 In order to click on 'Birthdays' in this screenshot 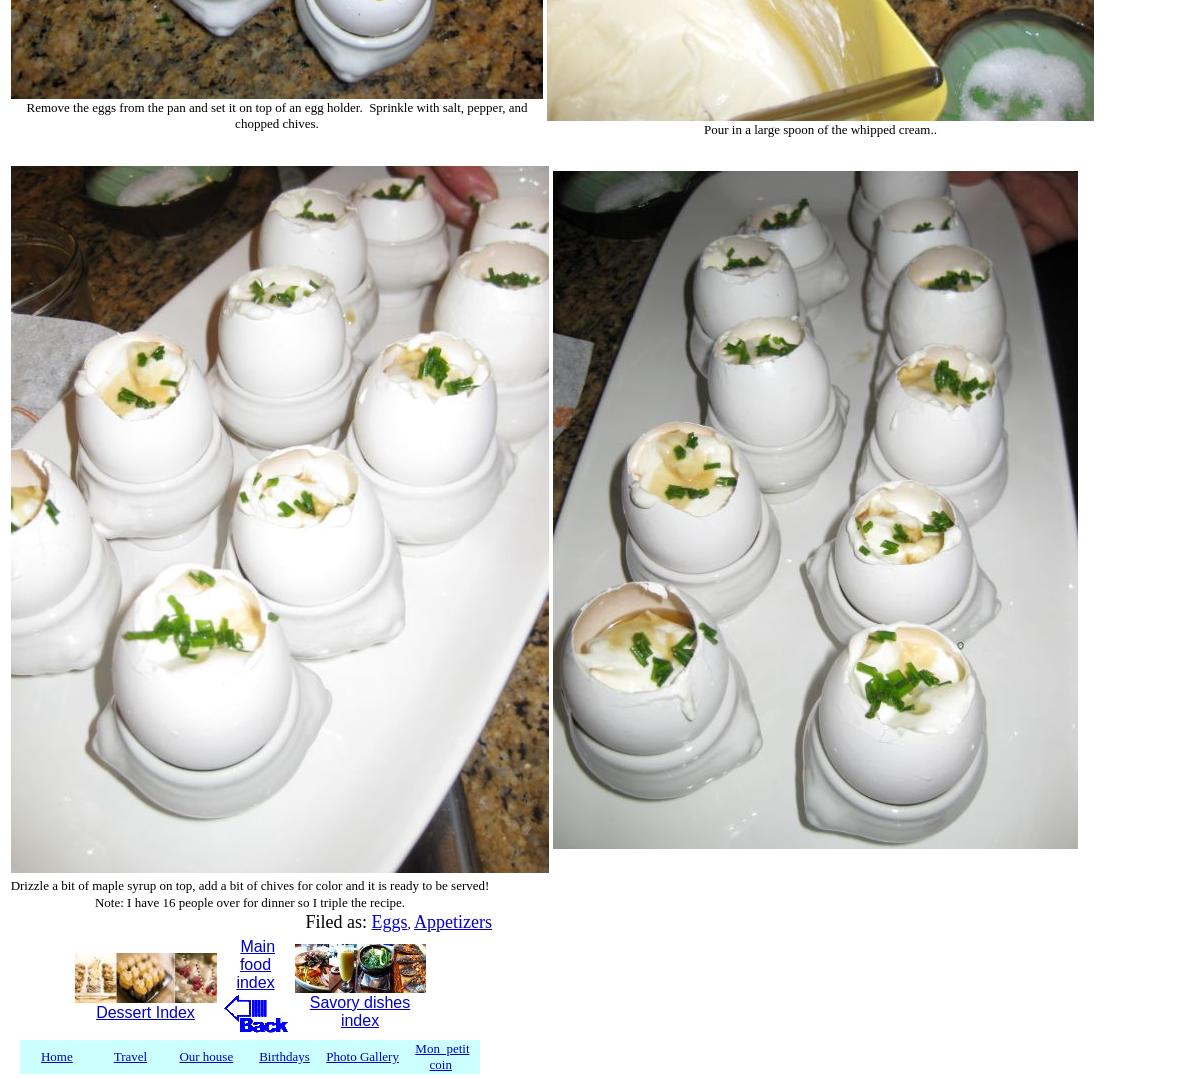, I will do `click(258, 1056)`.